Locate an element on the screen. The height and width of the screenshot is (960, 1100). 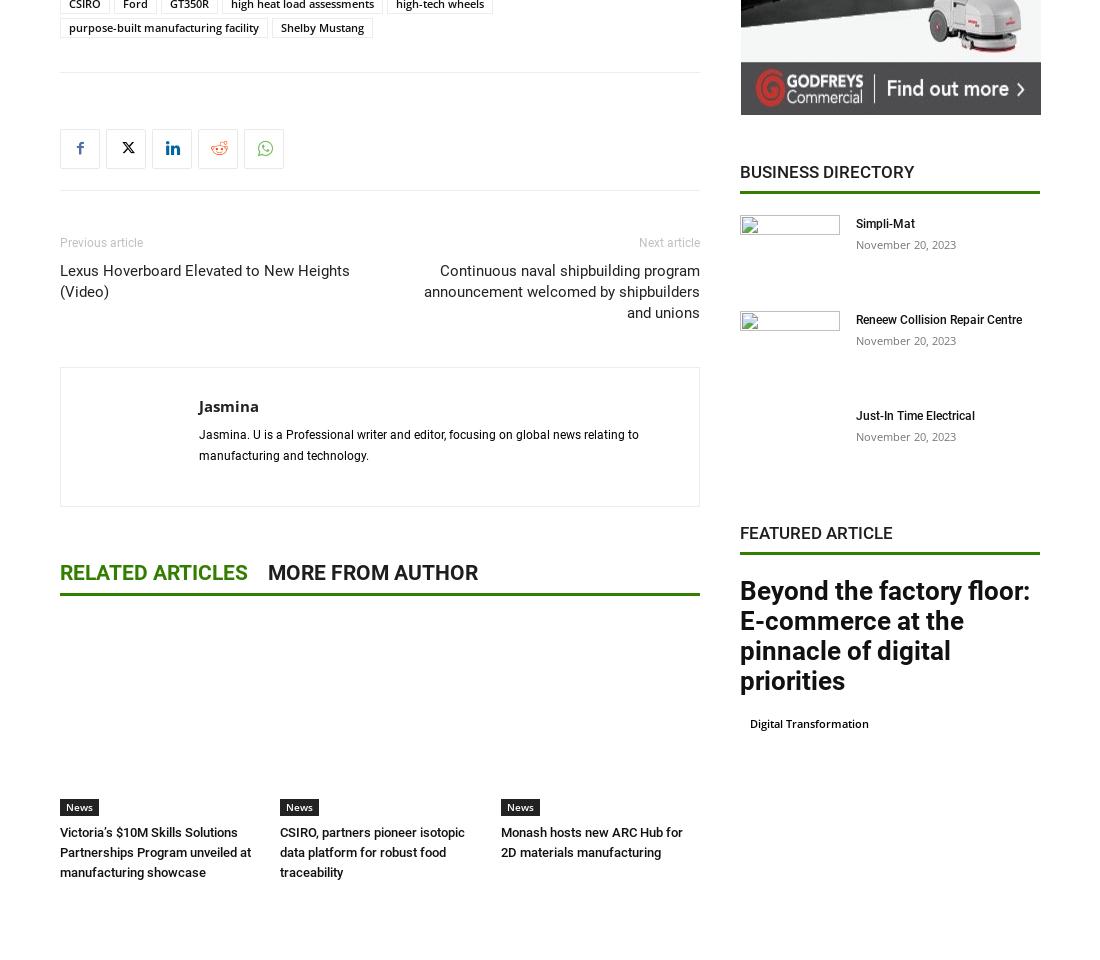
'Lexus Hoverboard Elevated to New Heights (Video)' is located at coordinates (204, 279).